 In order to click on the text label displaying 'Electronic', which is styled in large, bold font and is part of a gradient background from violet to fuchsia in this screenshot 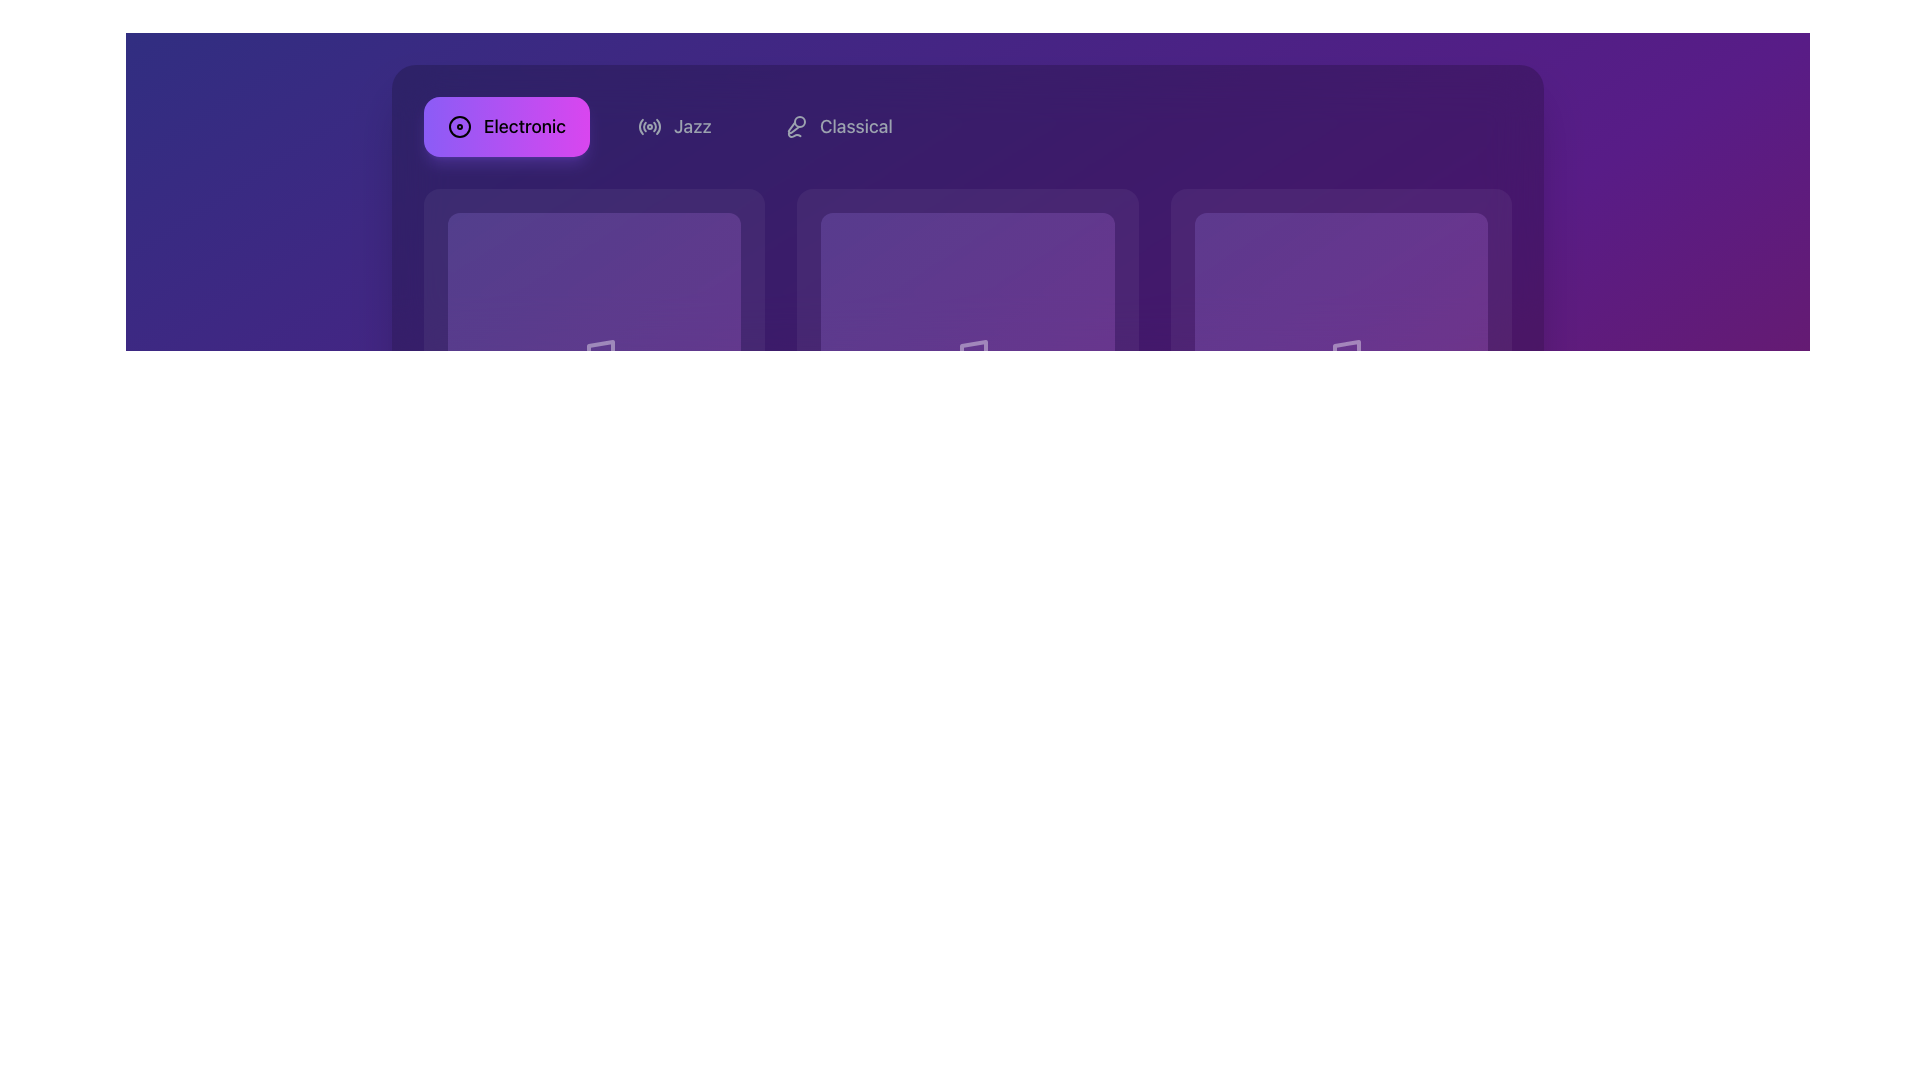, I will do `click(524, 127)`.